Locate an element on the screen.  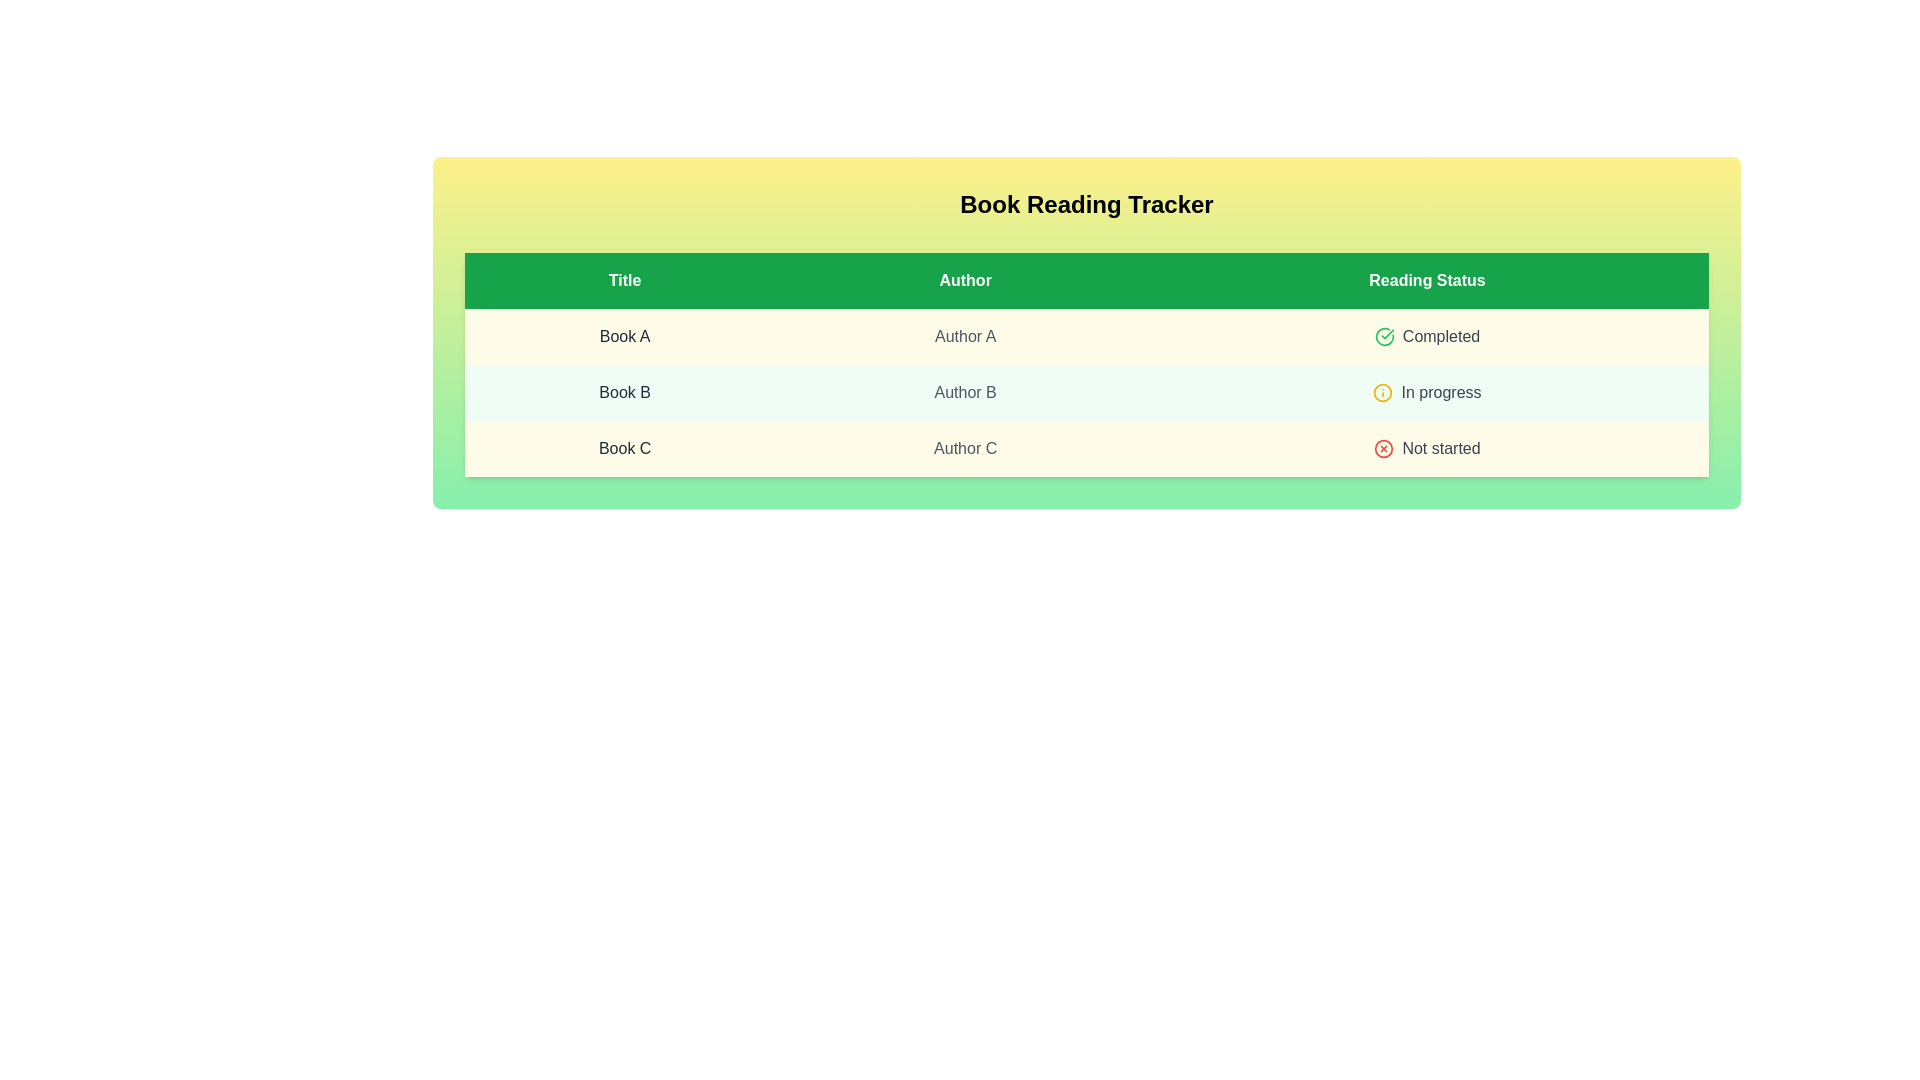
the row corresponding to Book A is located at coordinates (1085, 335).